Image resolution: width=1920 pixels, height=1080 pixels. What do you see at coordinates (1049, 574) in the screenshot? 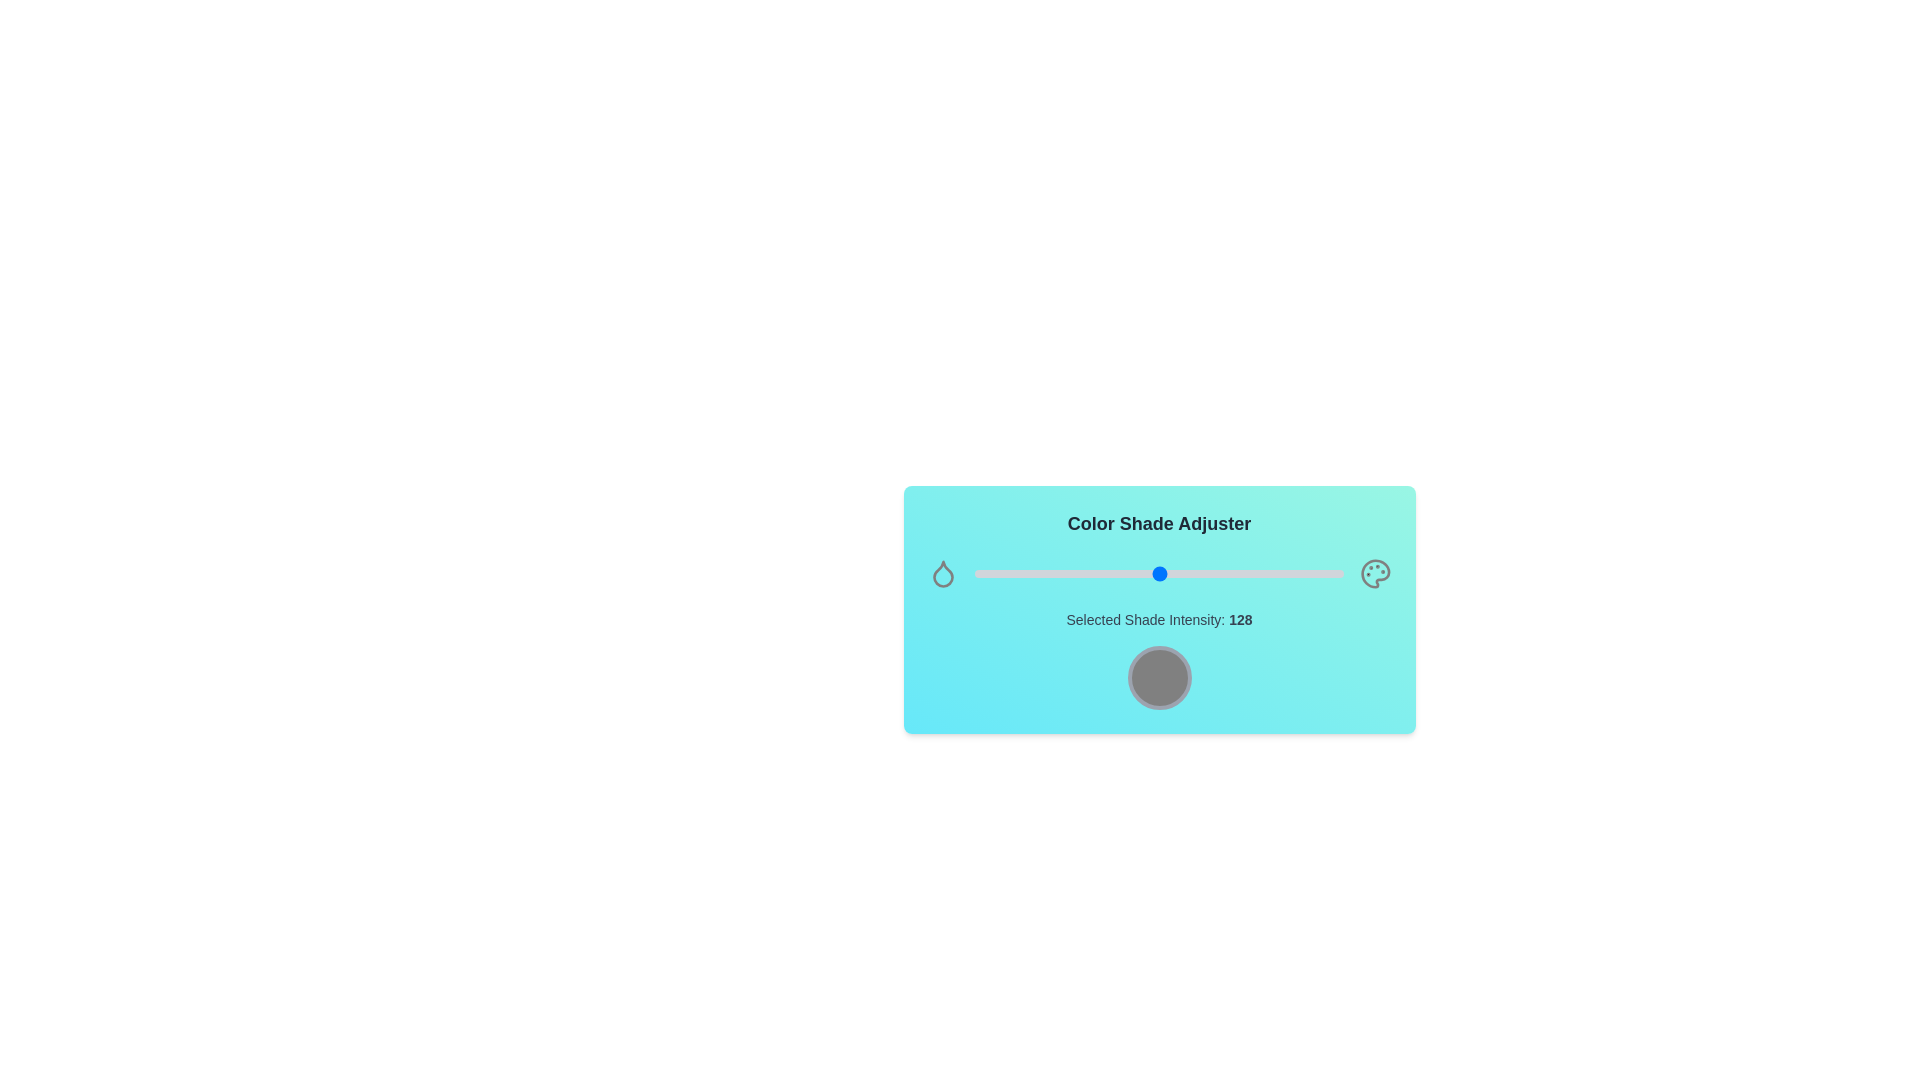
I see `the shade intensity to 52 by interacting with the slider` at bounding box center [1049, 574].